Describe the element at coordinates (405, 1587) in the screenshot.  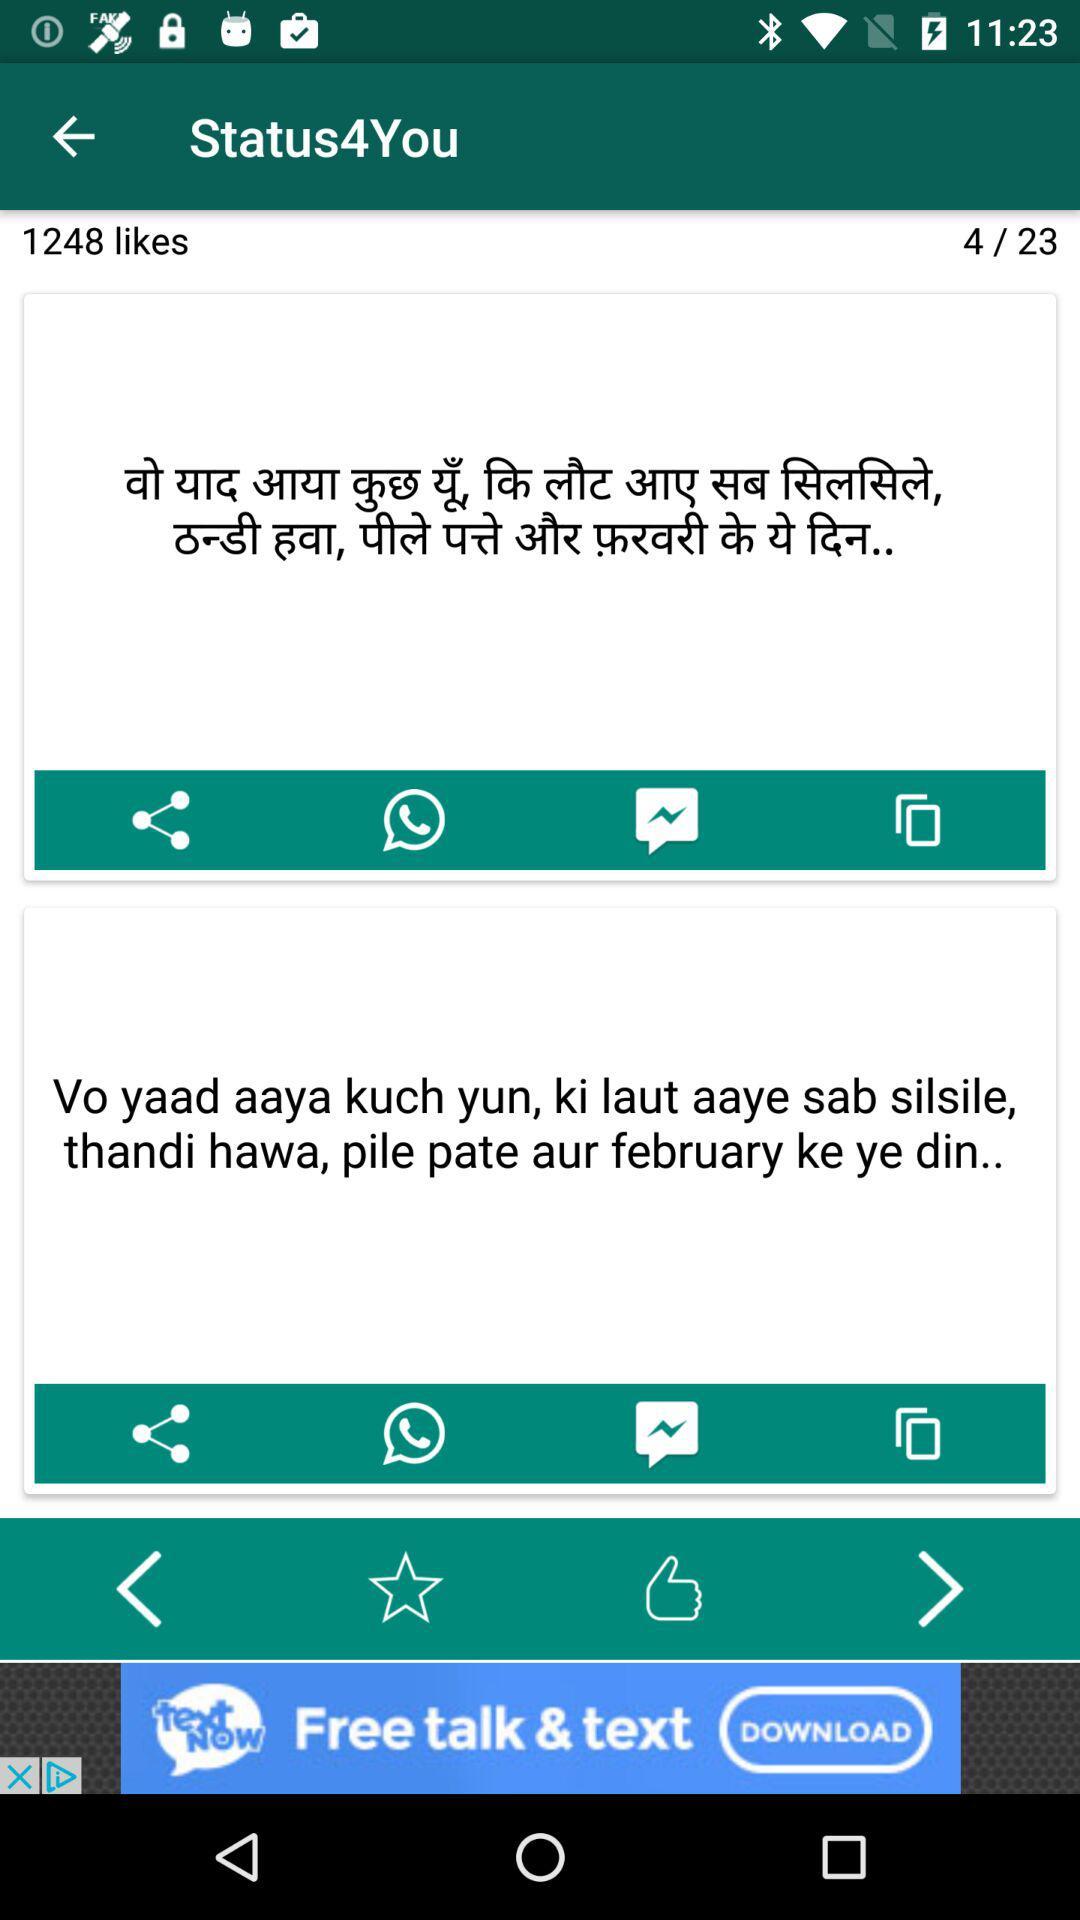
I see `the star icon` at that location.